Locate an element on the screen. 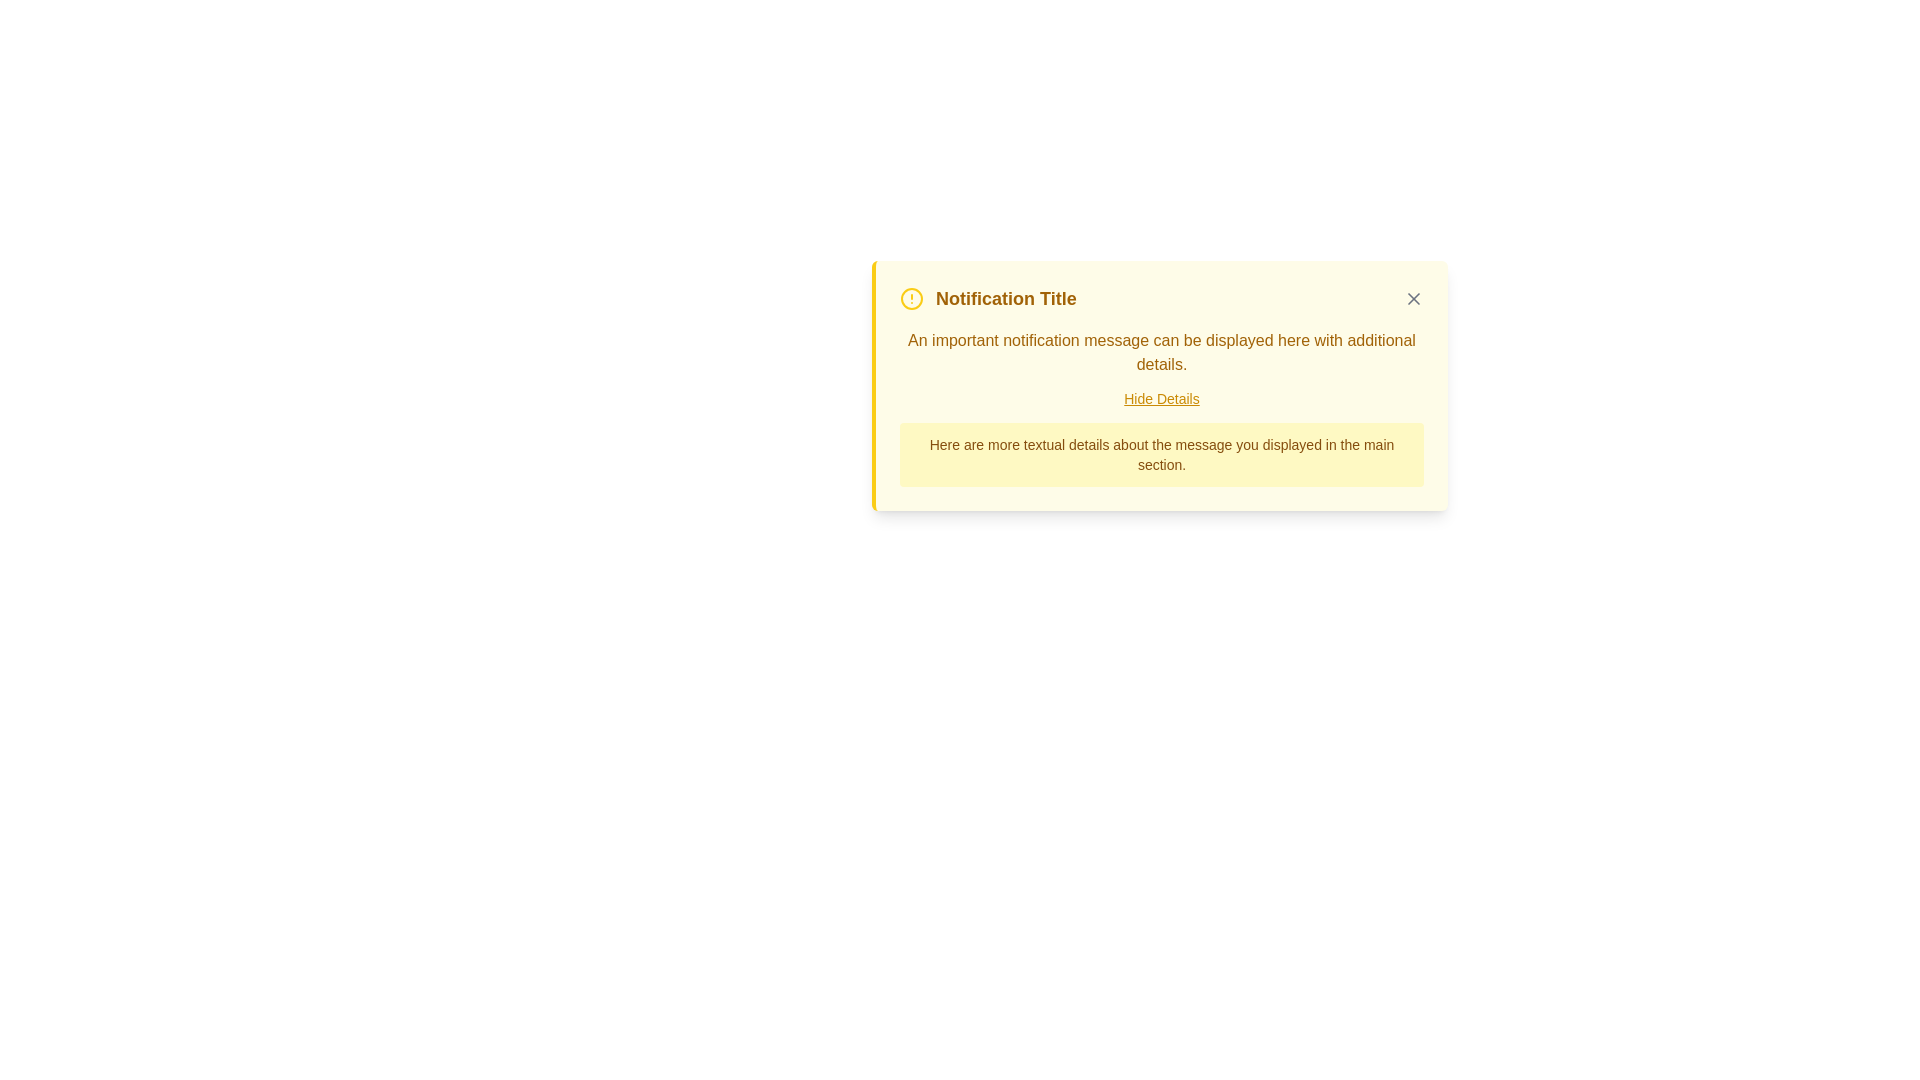  the close button represented by a gray 'X' at the upper-right corner of the notification card is located at coordinates (1413, 299).